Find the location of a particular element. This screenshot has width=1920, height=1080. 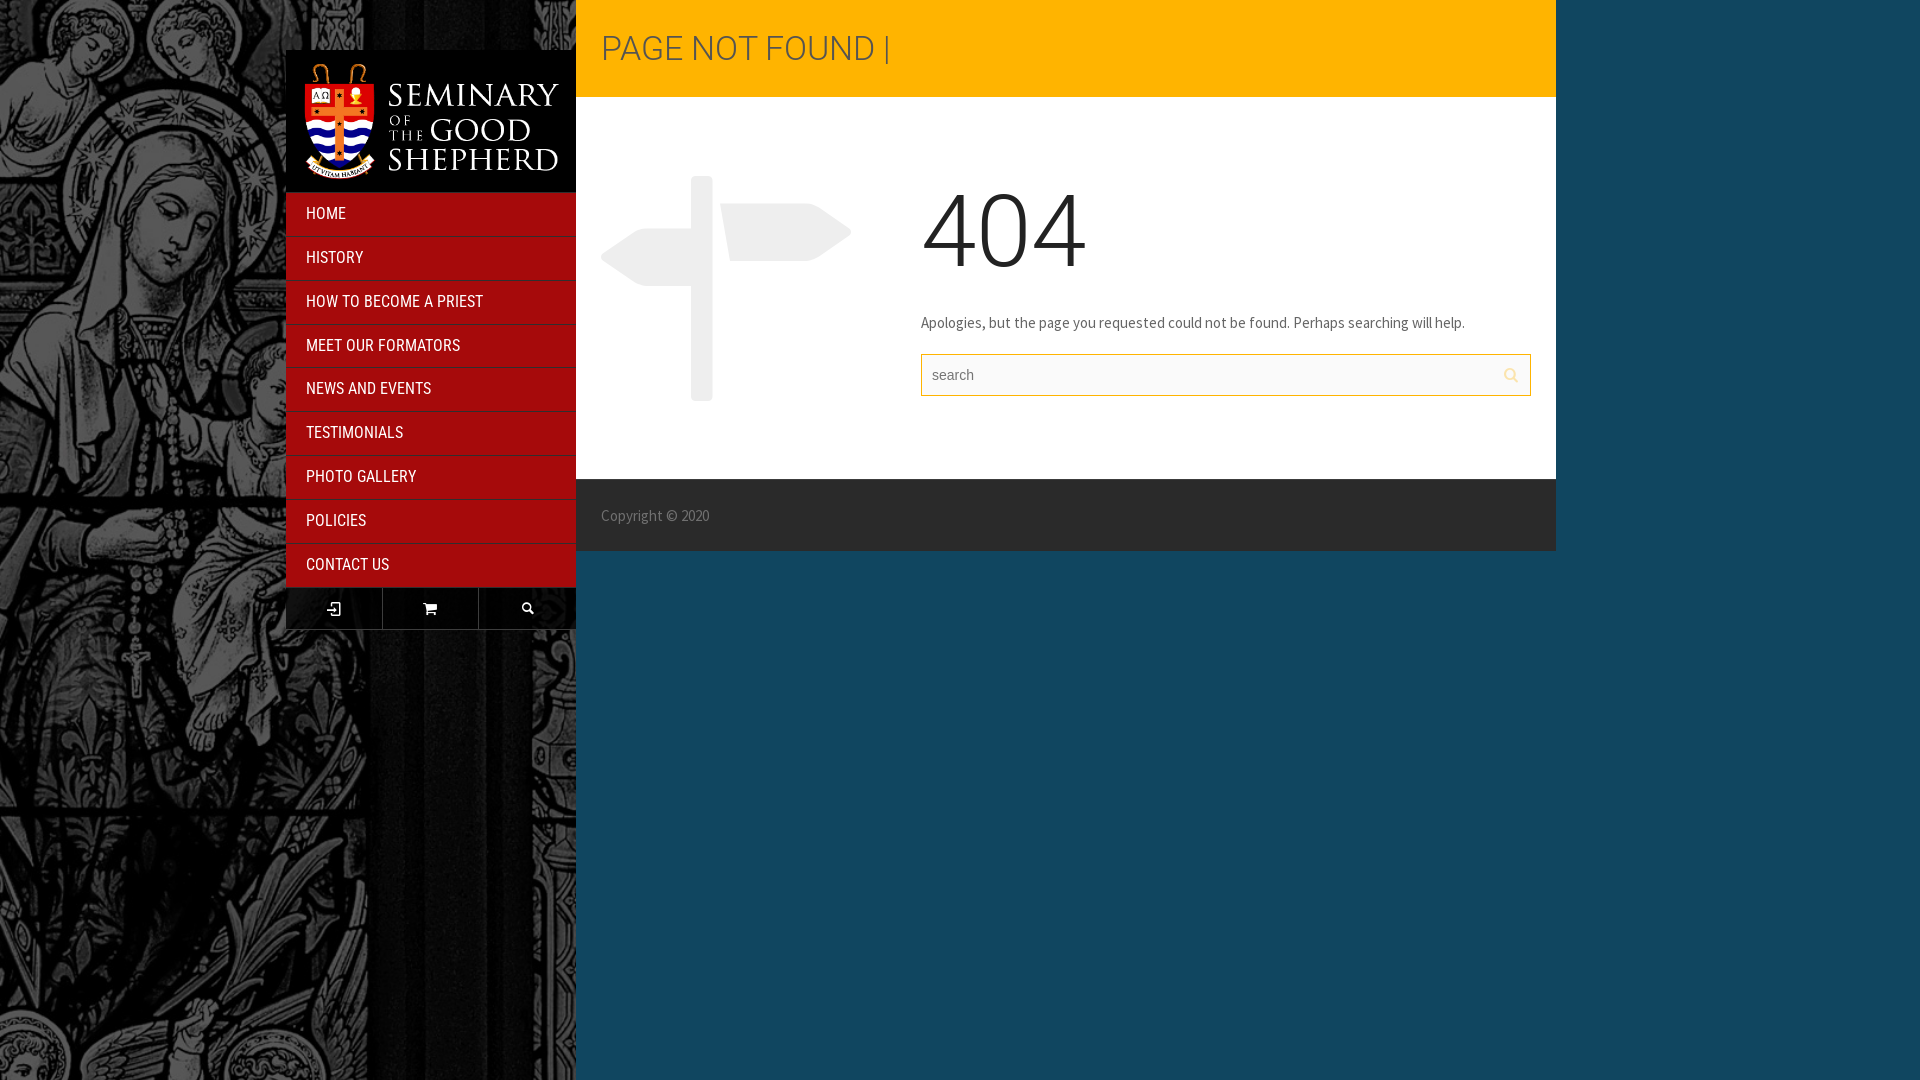

'POLICIES' is located at coordinates (430, 520).